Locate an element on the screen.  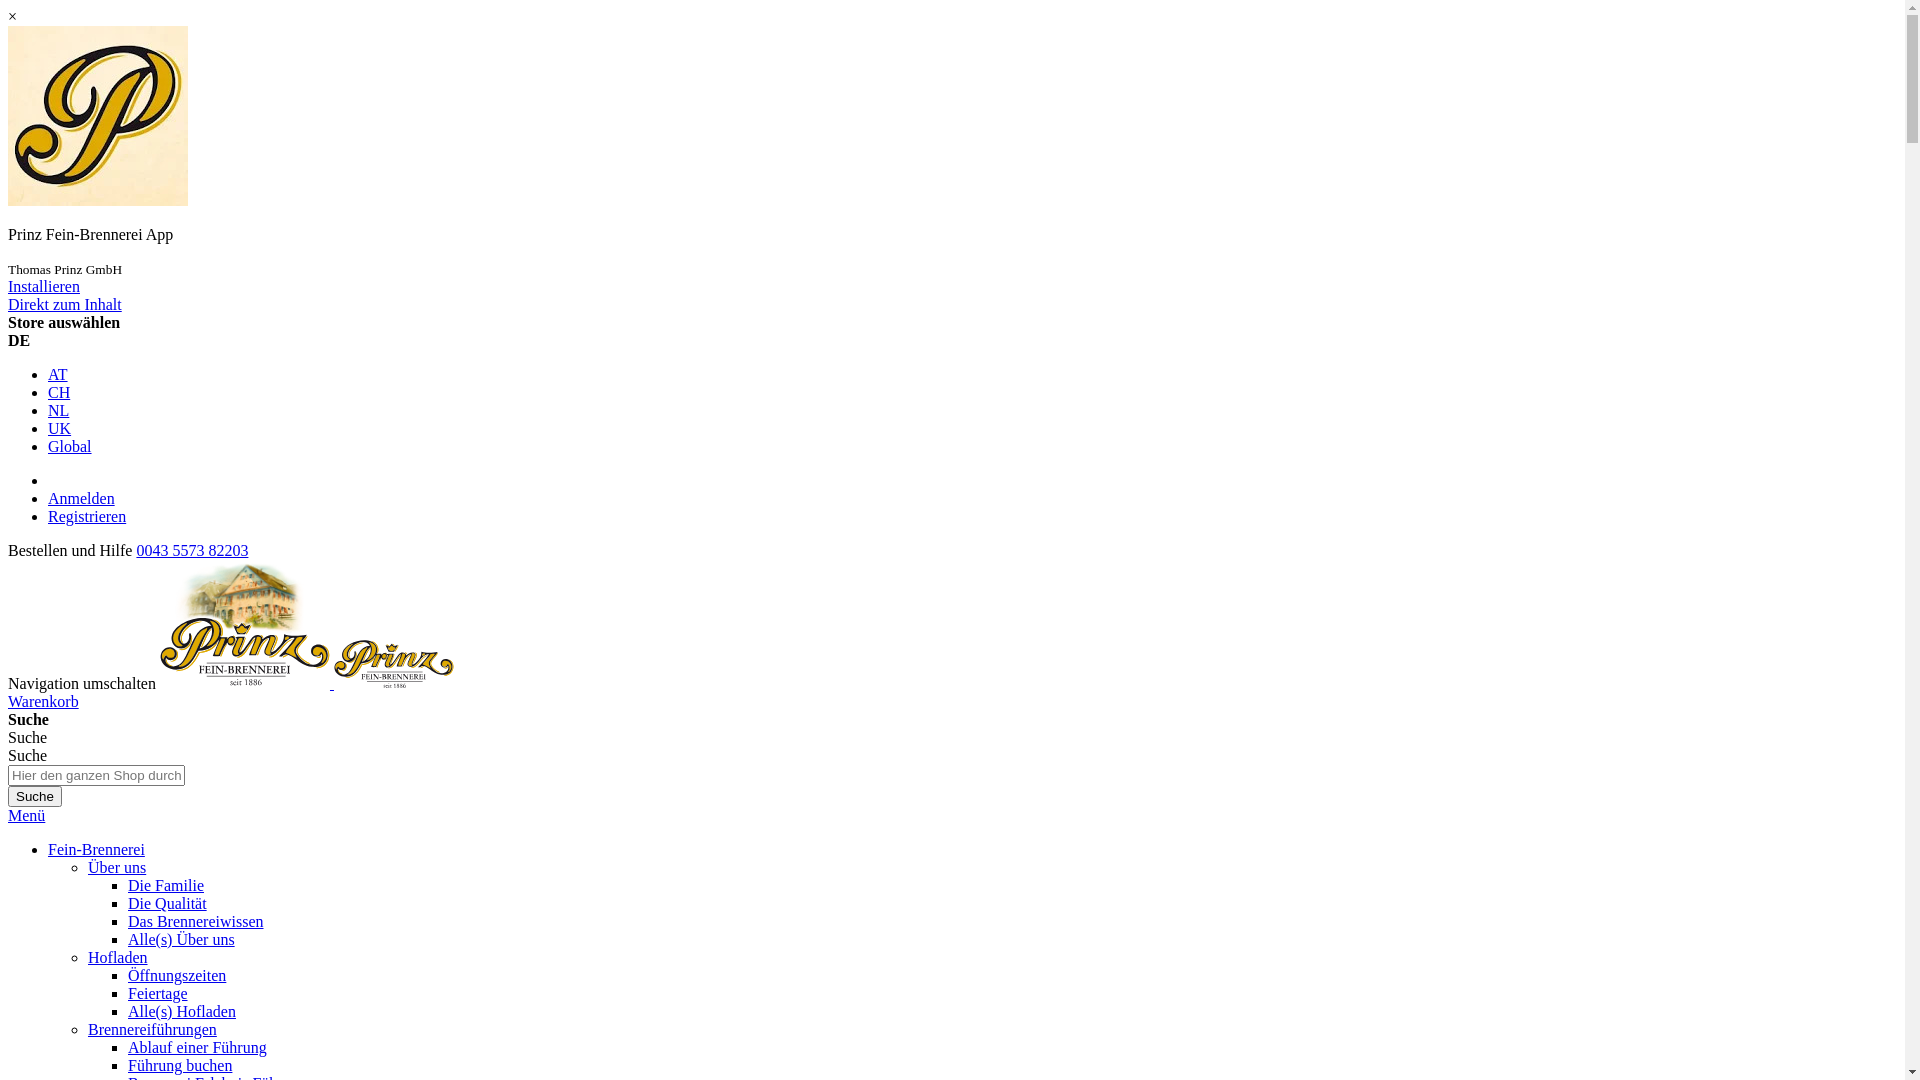
'Das Brennereiwissen' is located at coordinates (196, 921).